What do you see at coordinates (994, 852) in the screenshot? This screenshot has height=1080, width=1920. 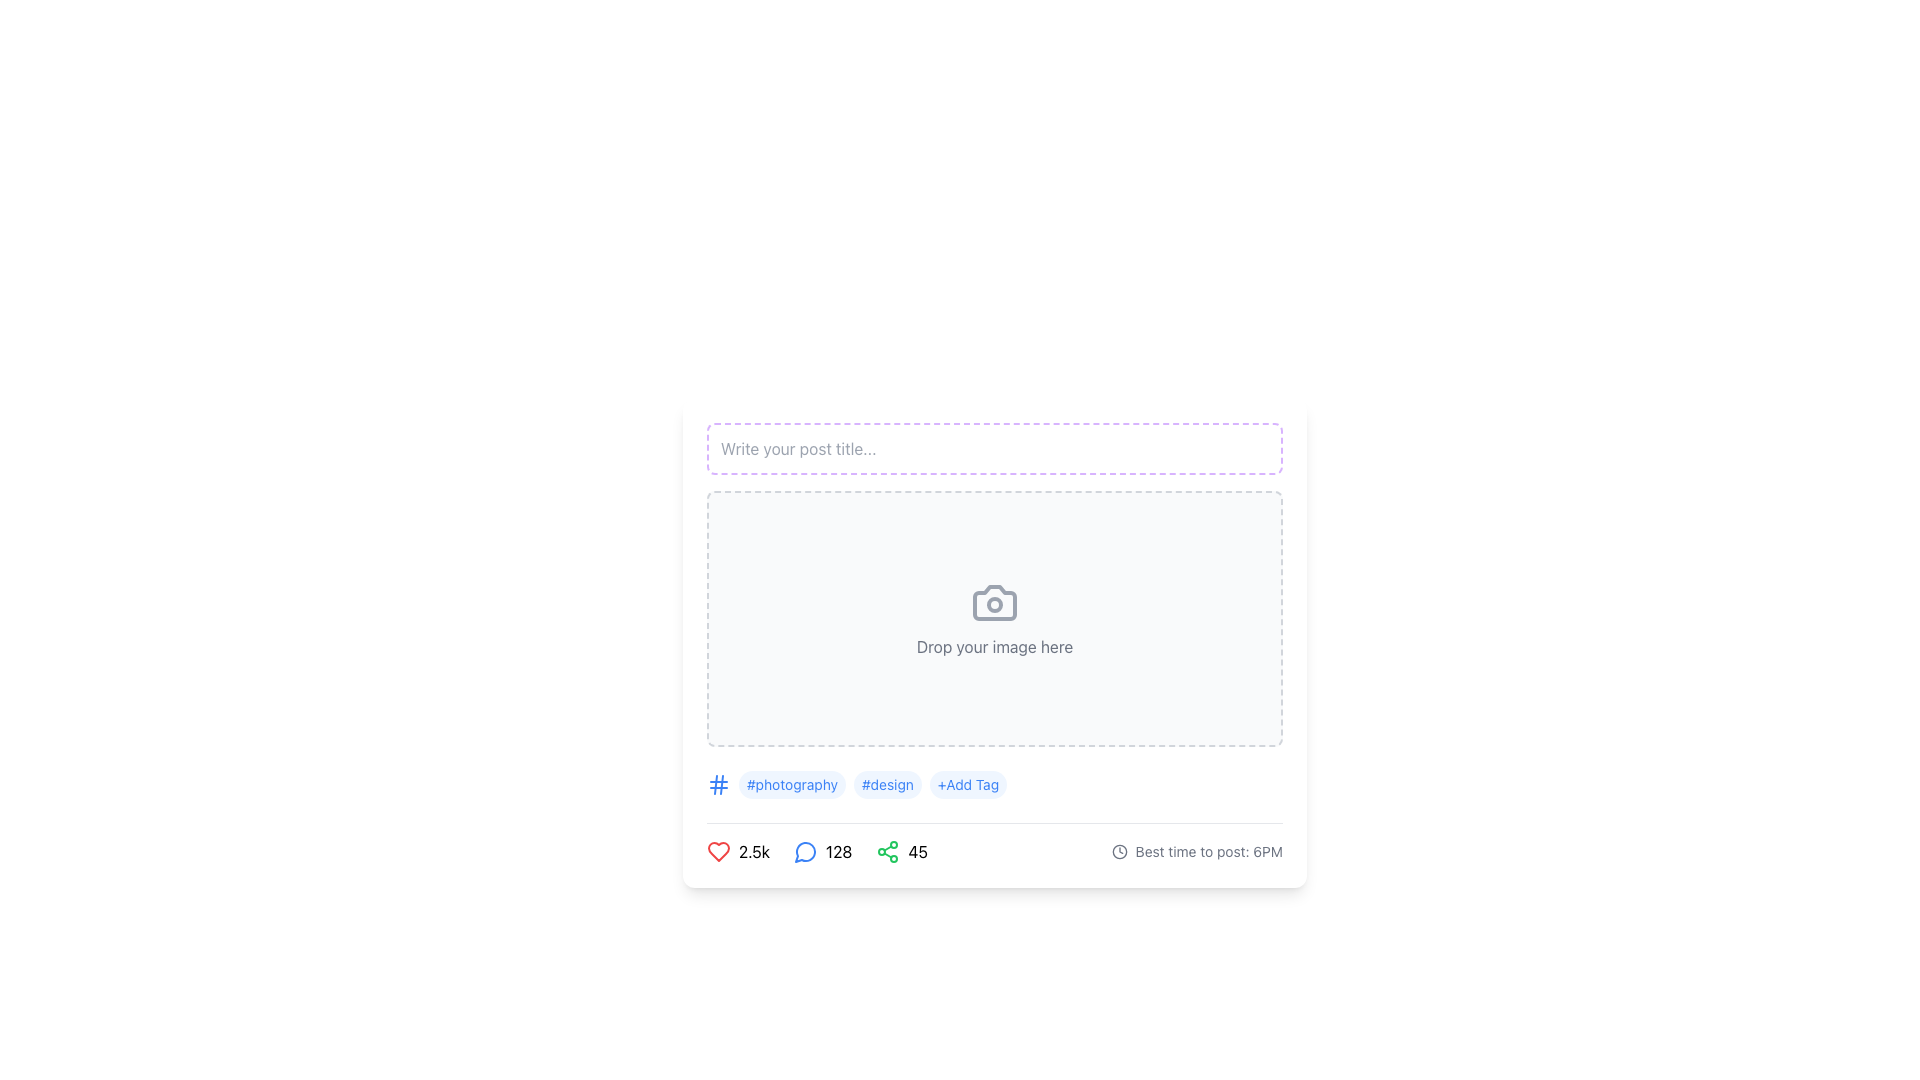 I see `suggested posting time from the Information display section located at the bottom of the main content, which shows engagement metrics and optimal posting time` at bounding box center [994, 852].